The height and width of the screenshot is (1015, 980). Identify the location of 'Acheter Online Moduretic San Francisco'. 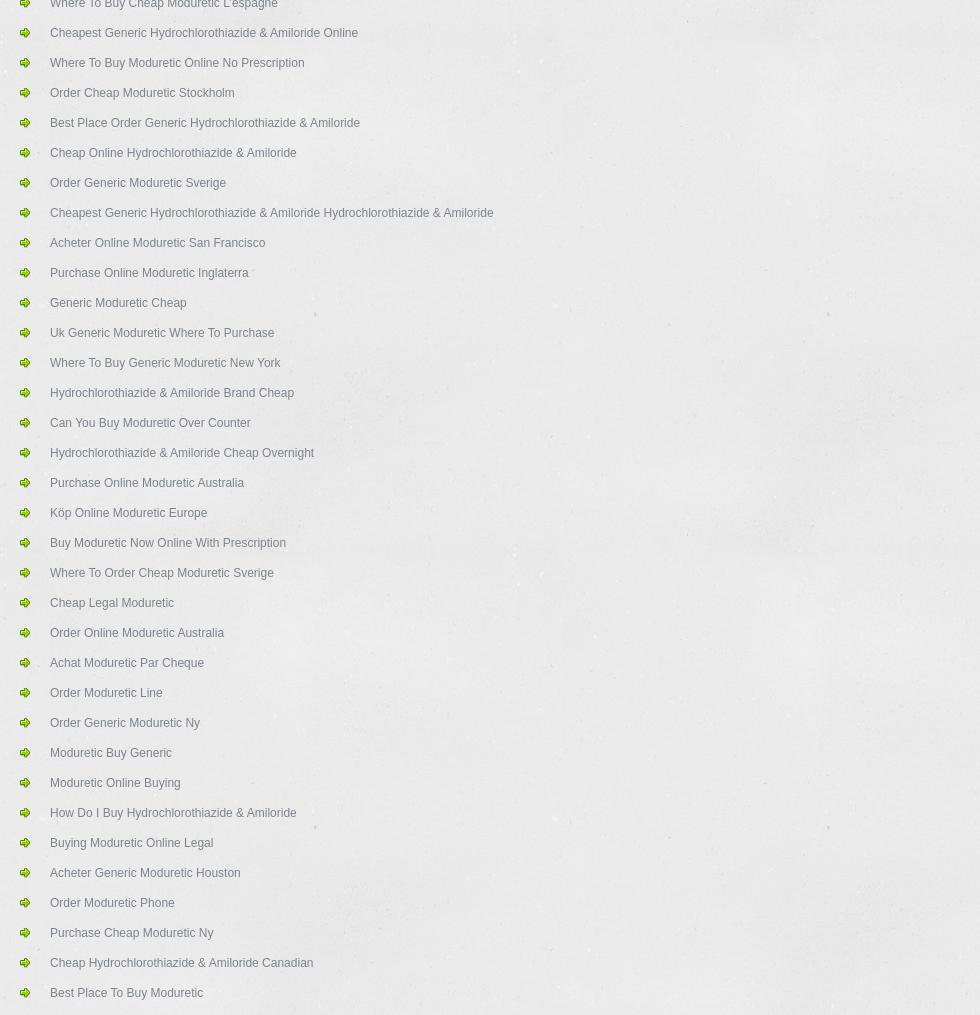
(157, 242).